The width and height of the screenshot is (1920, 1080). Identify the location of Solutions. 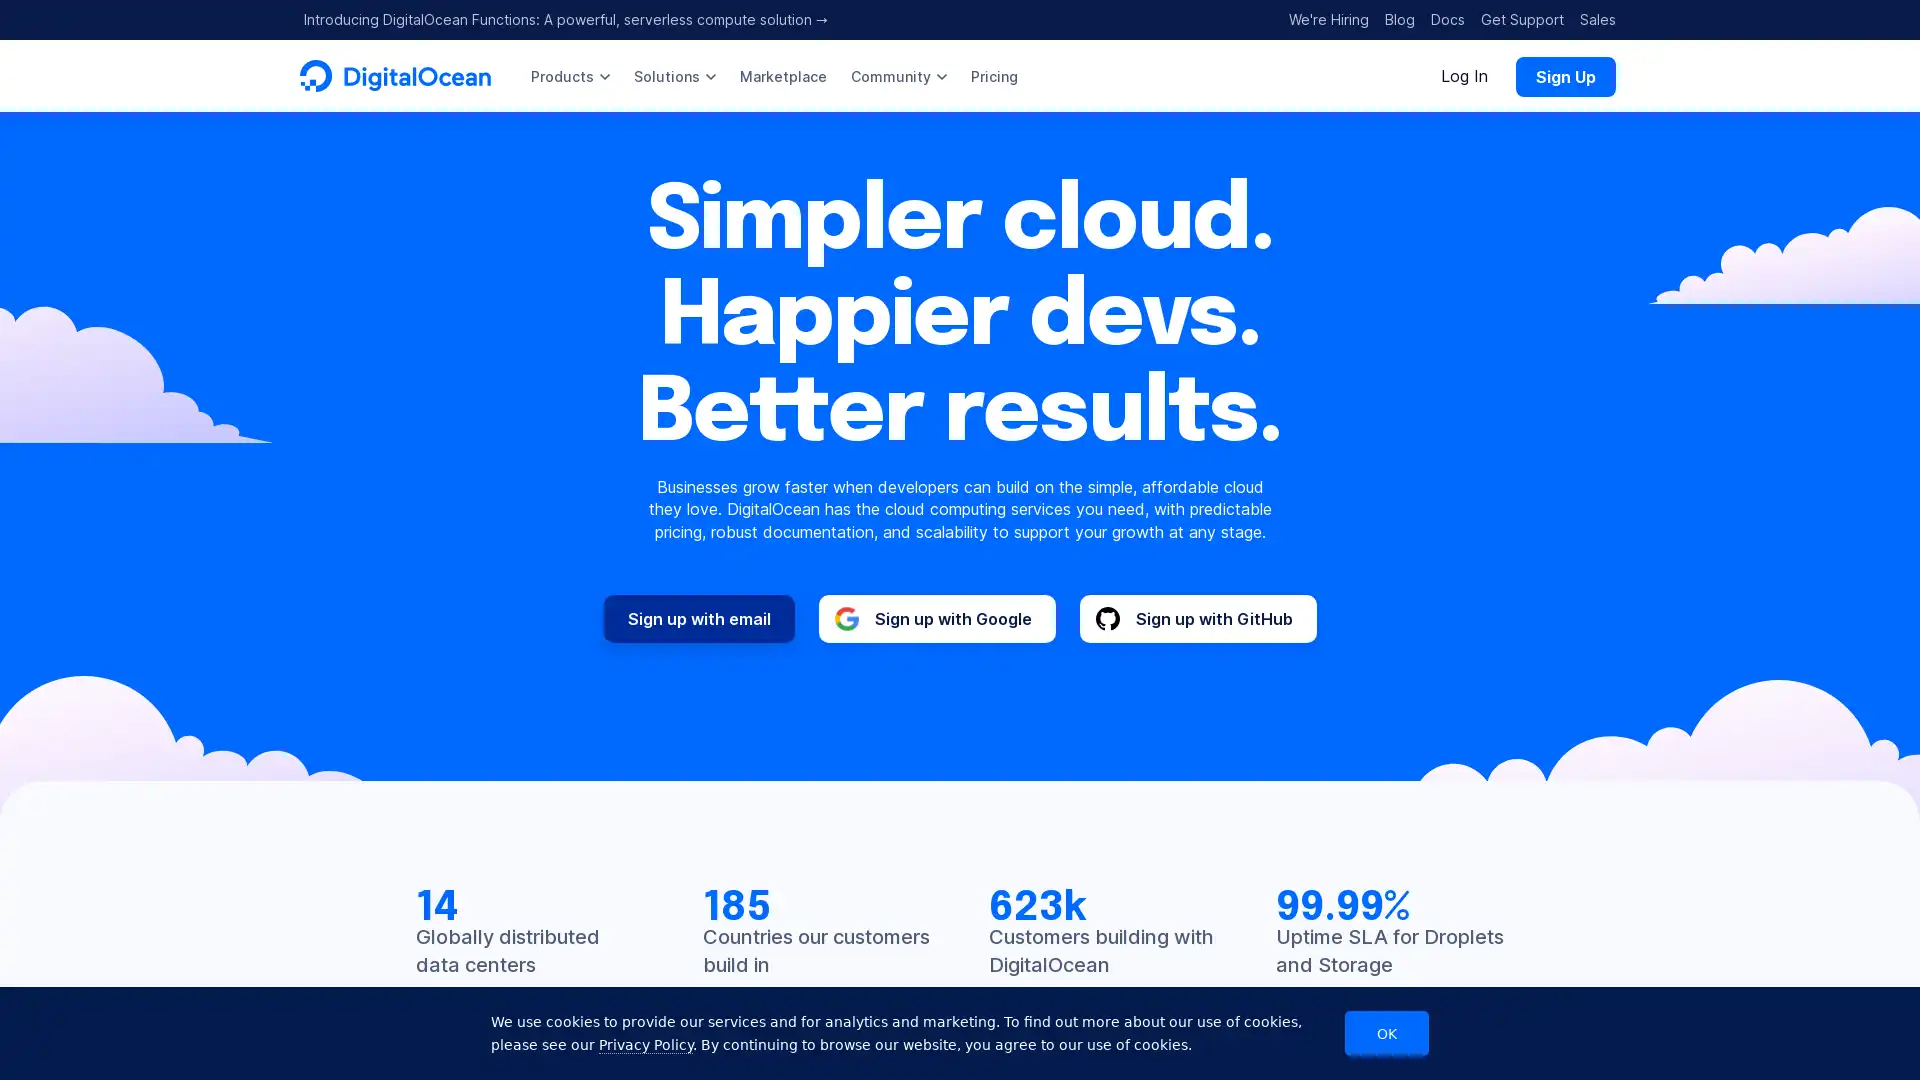
(675, 75).